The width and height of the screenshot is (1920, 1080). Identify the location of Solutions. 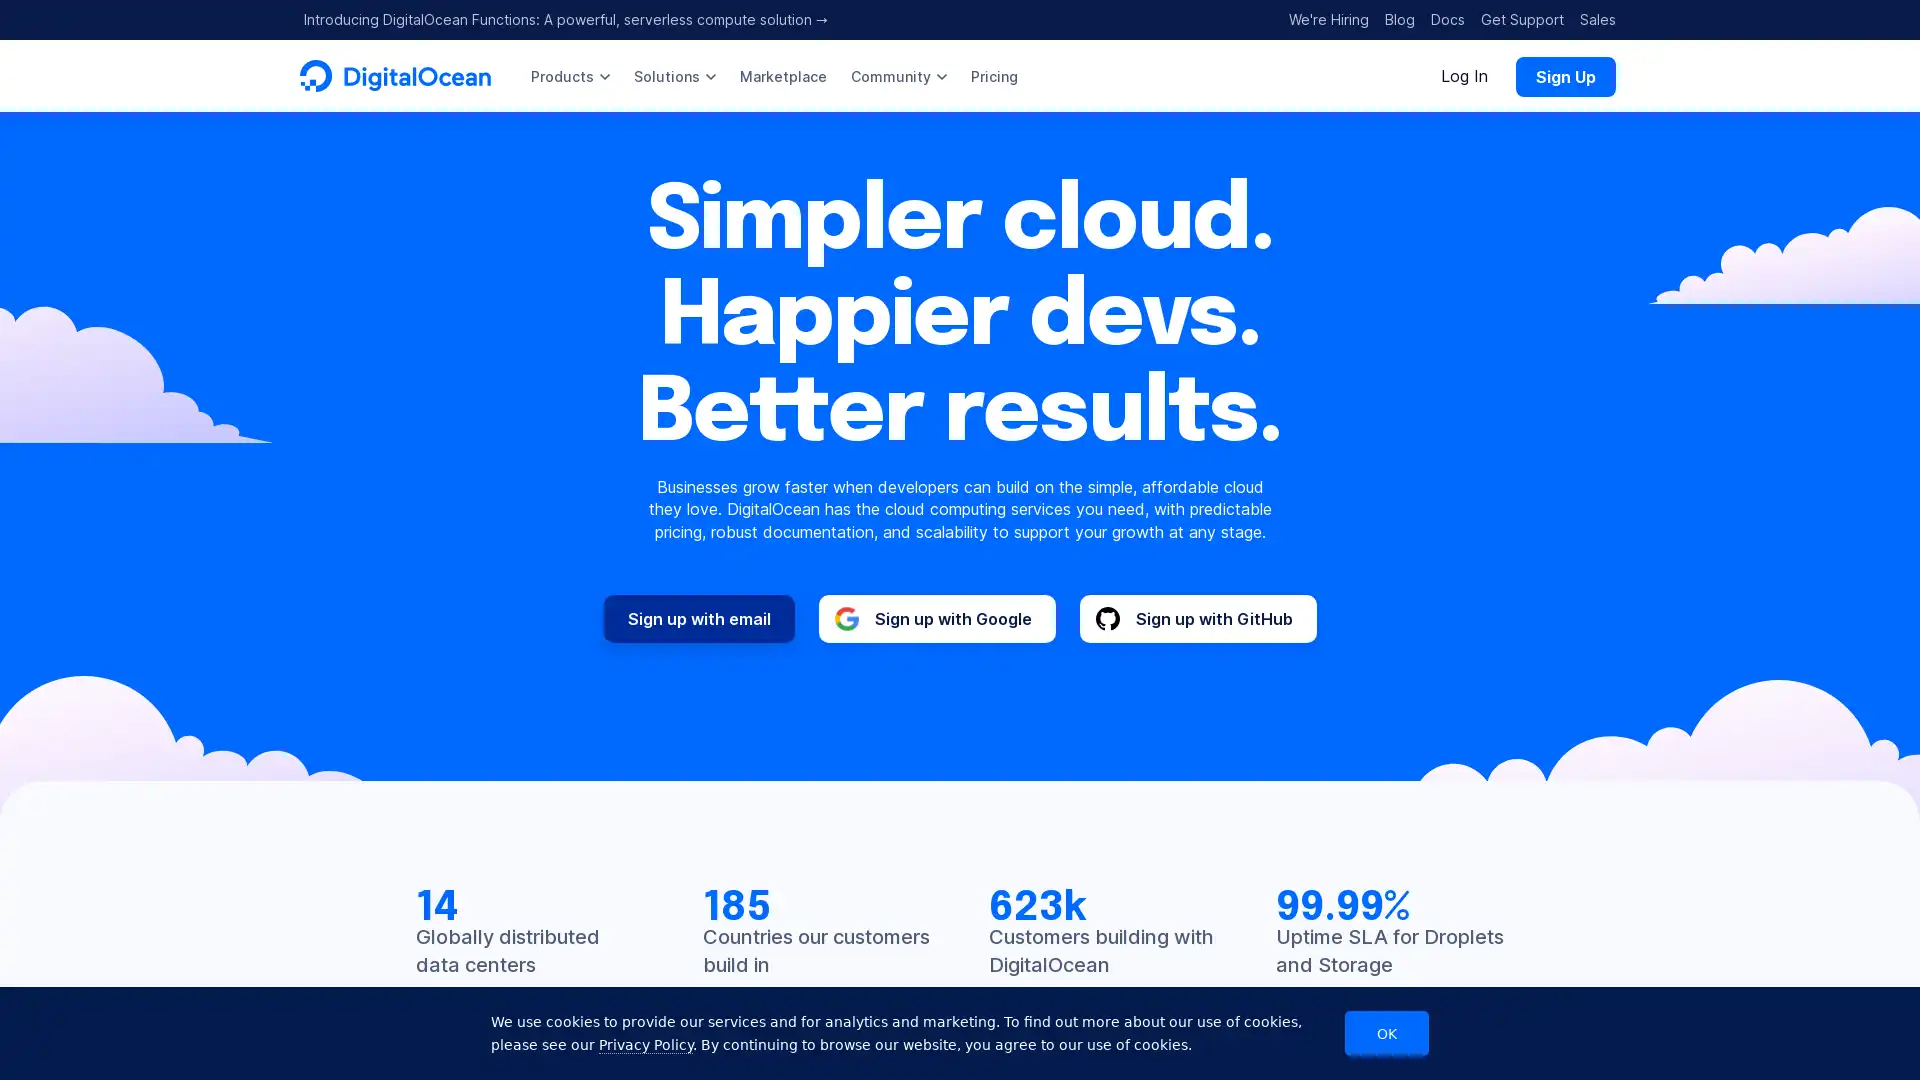
(675, 75).